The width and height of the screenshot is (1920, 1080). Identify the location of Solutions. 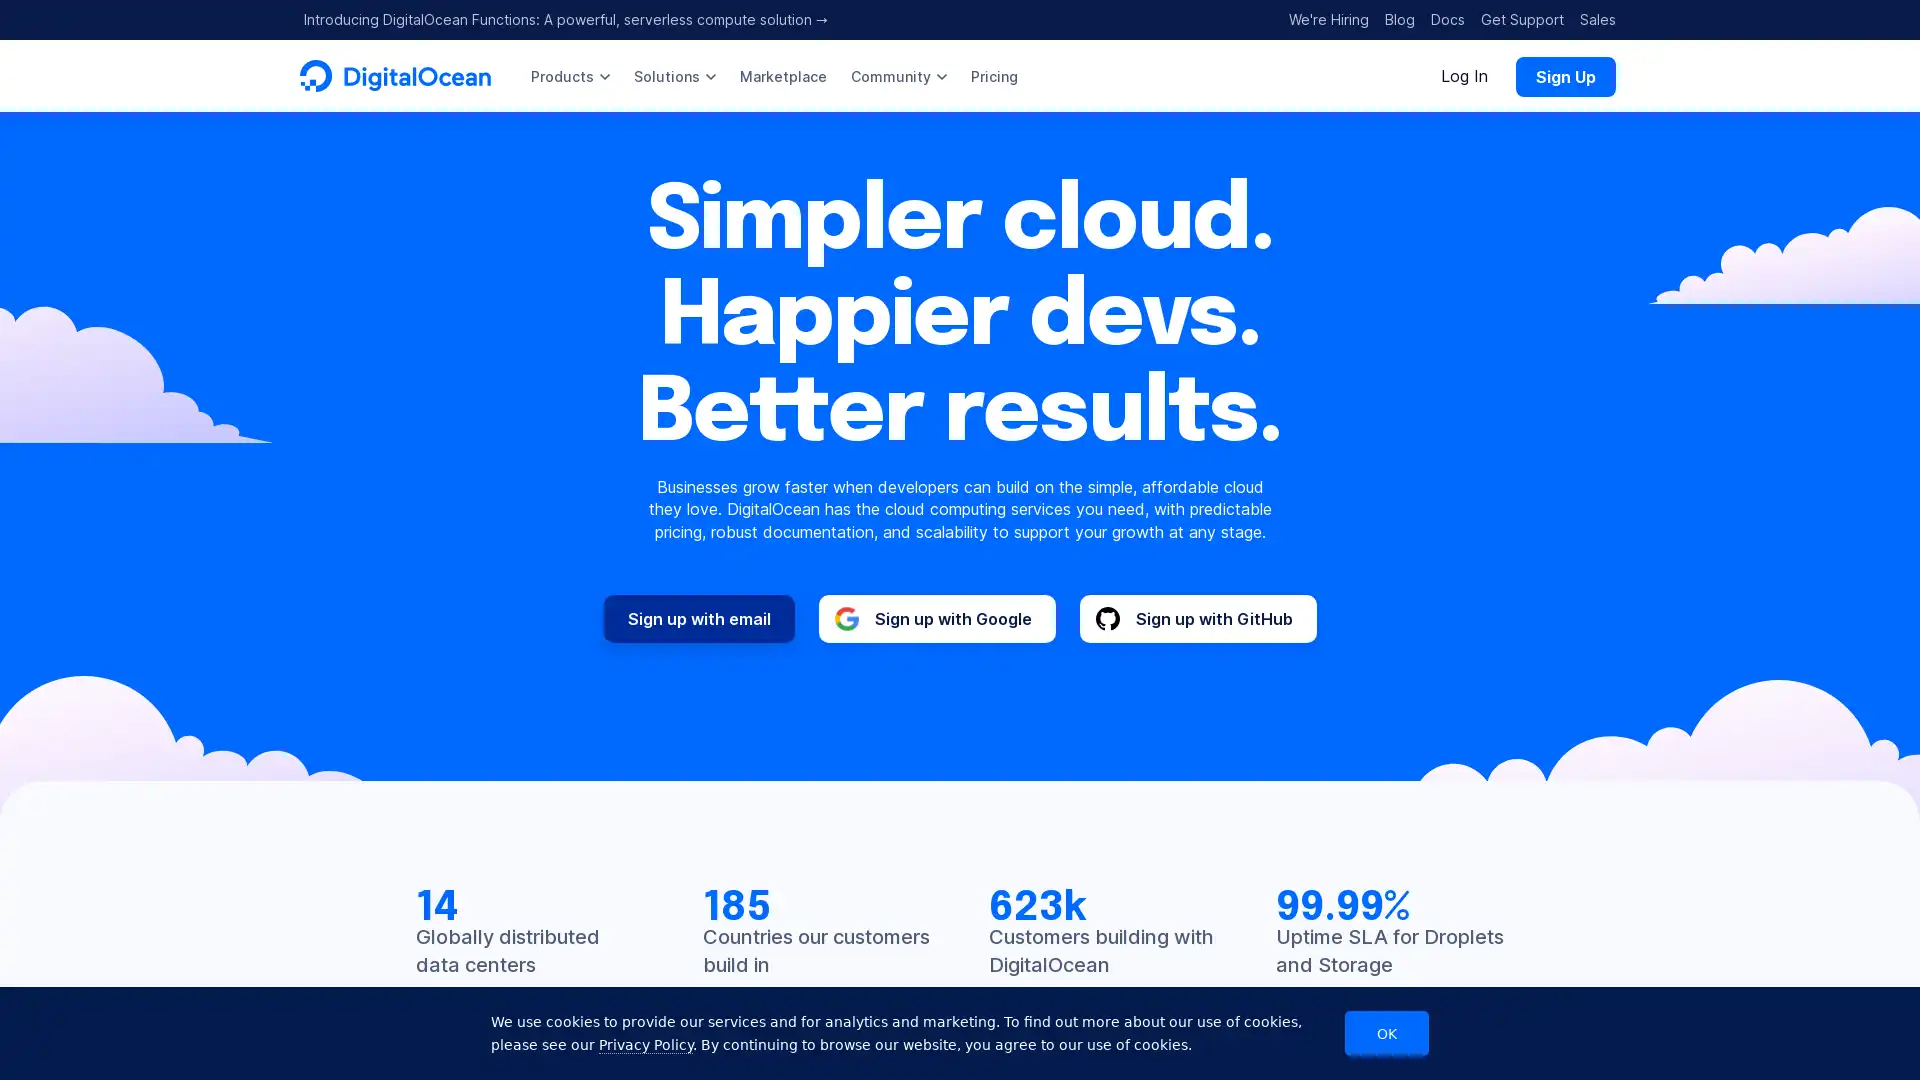
(675, 75).